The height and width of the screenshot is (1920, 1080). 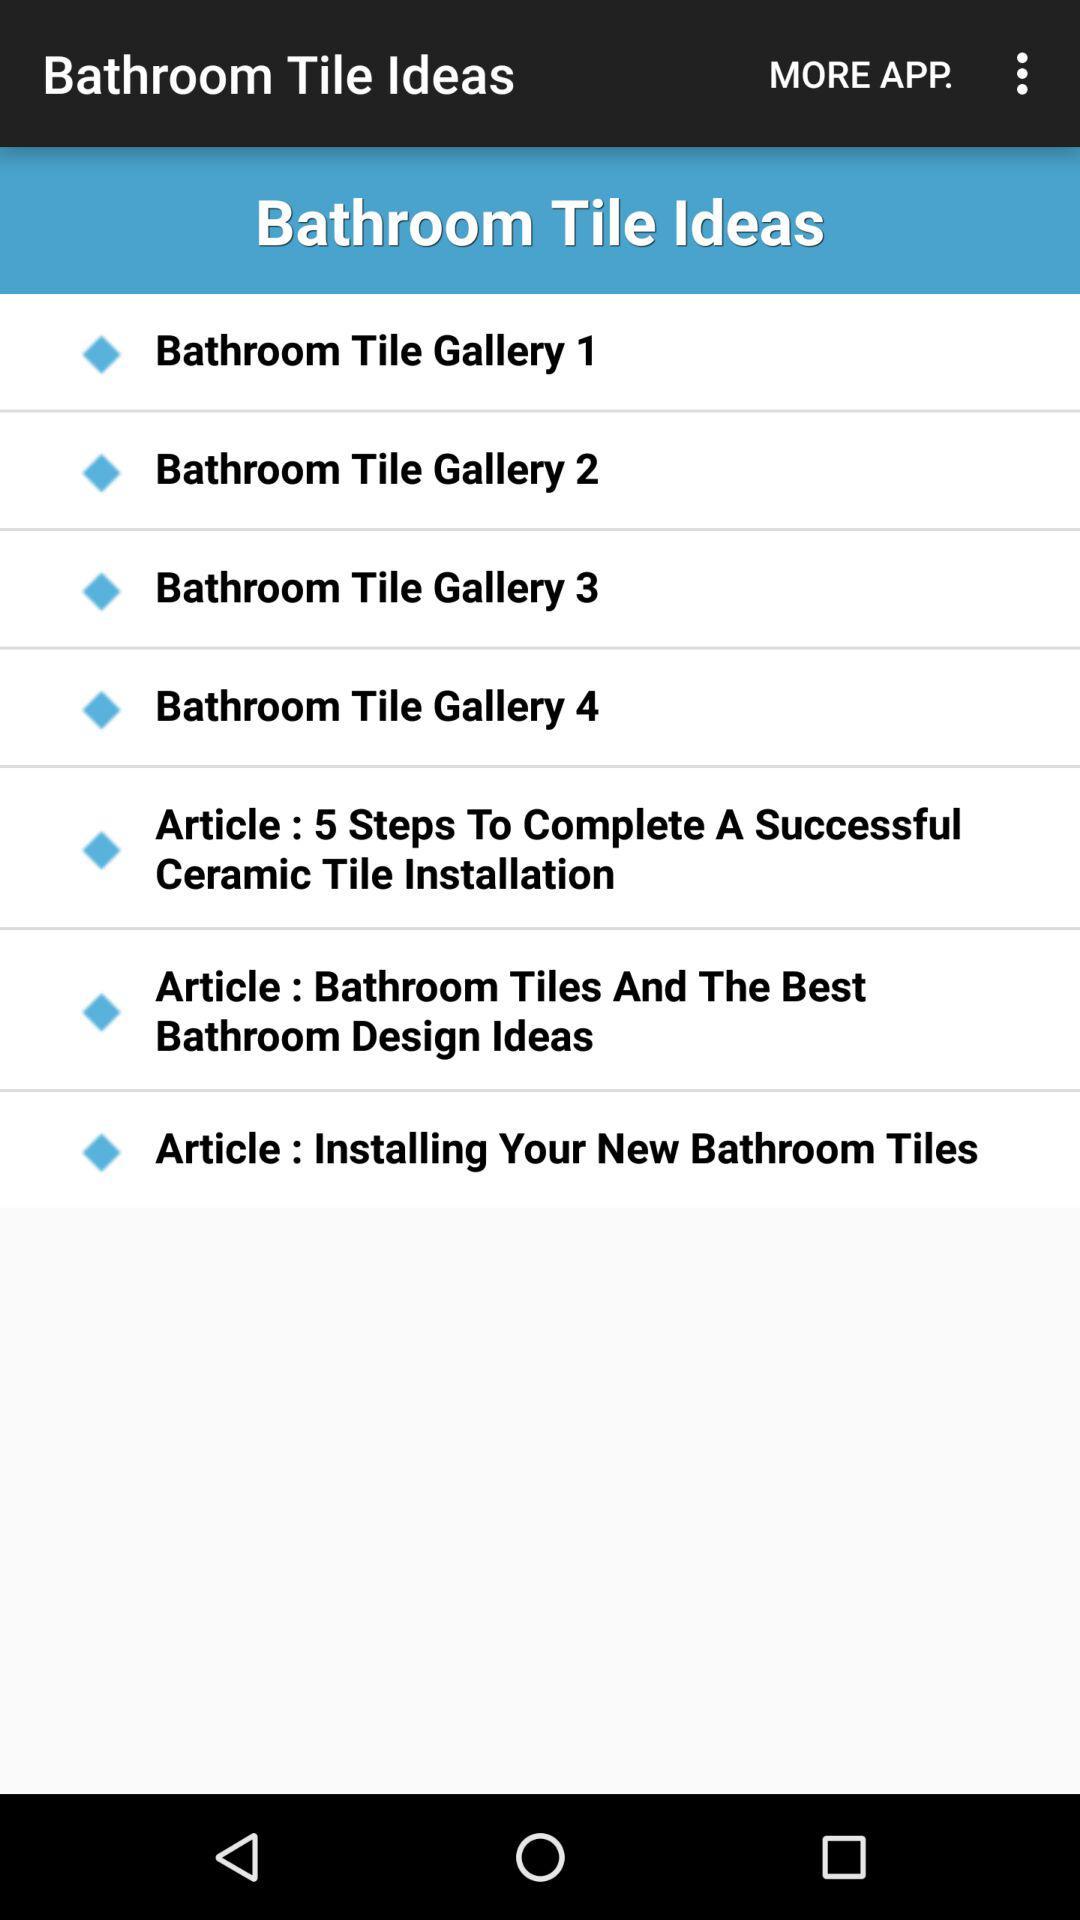 I want to click on more app. item, so click(x=860, y=73).